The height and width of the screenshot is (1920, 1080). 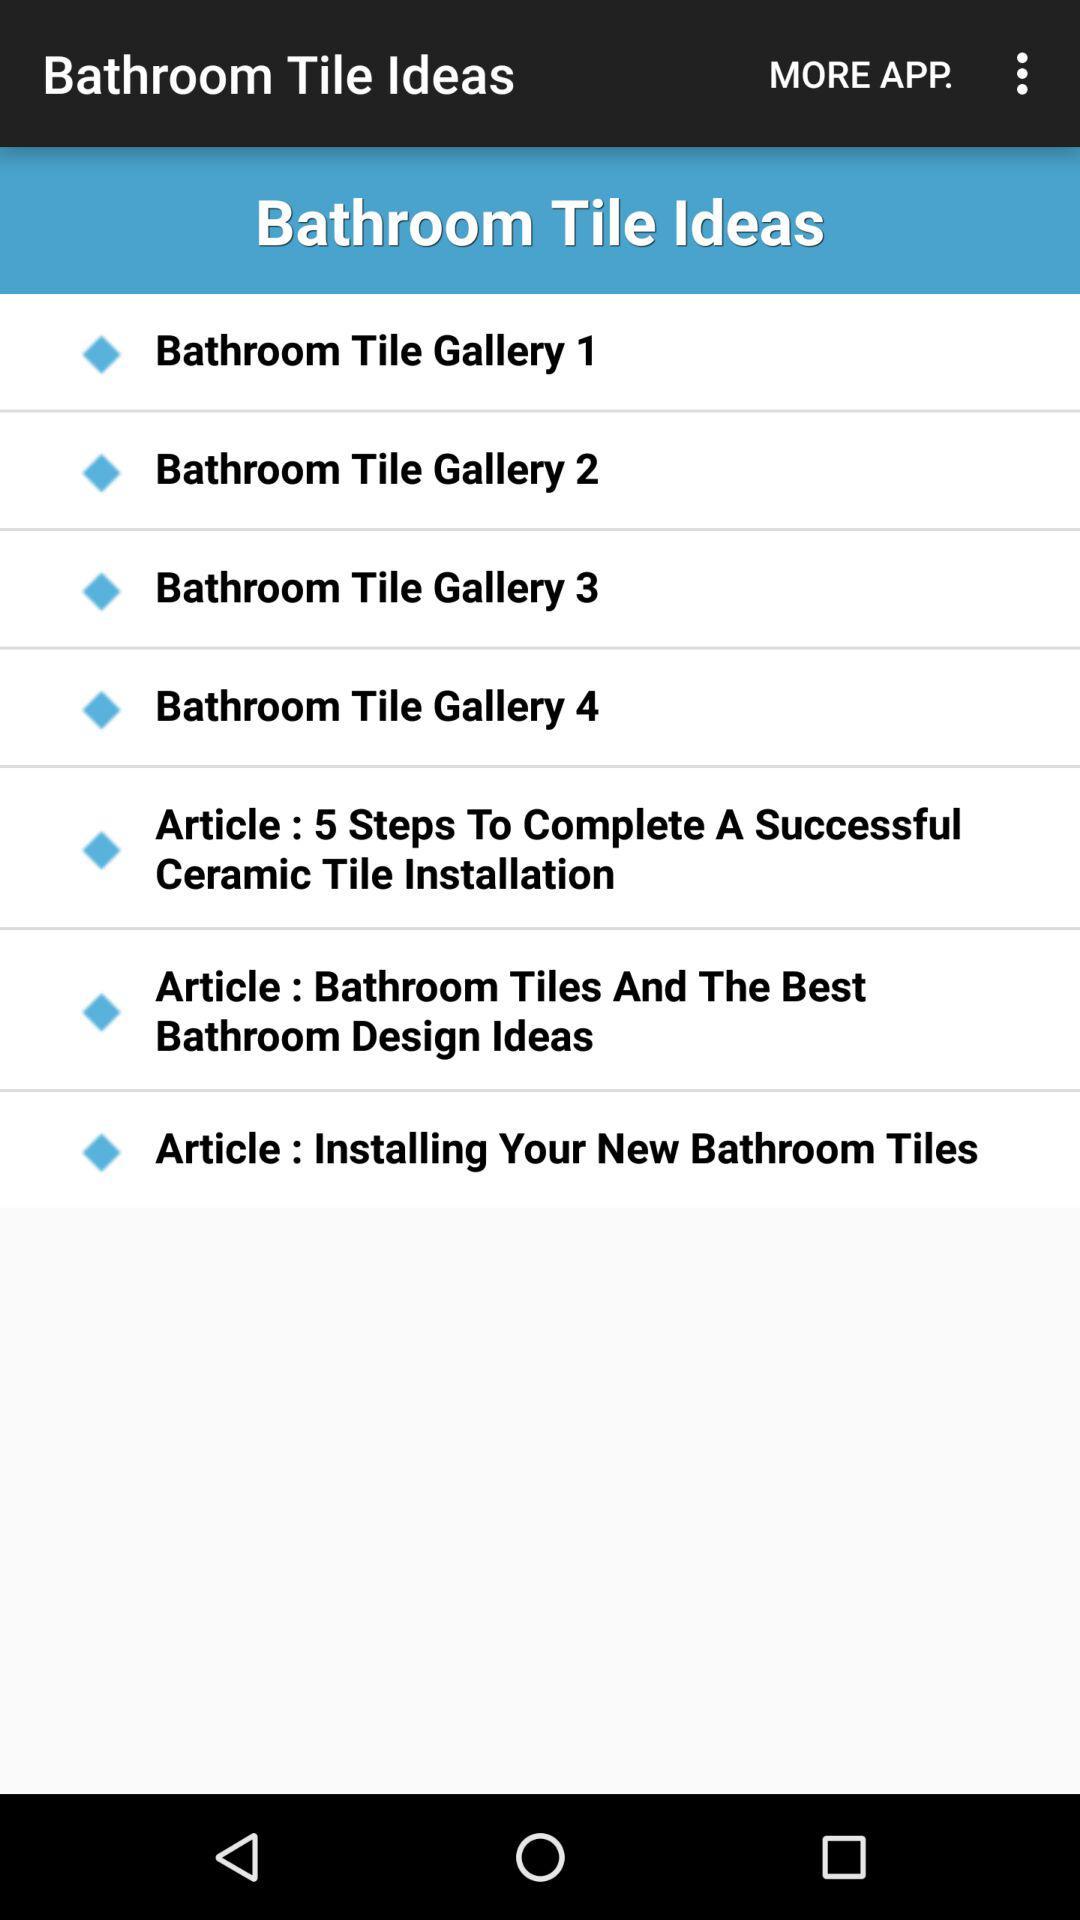 I want to click on more app. item, so click(x=860, y=73).